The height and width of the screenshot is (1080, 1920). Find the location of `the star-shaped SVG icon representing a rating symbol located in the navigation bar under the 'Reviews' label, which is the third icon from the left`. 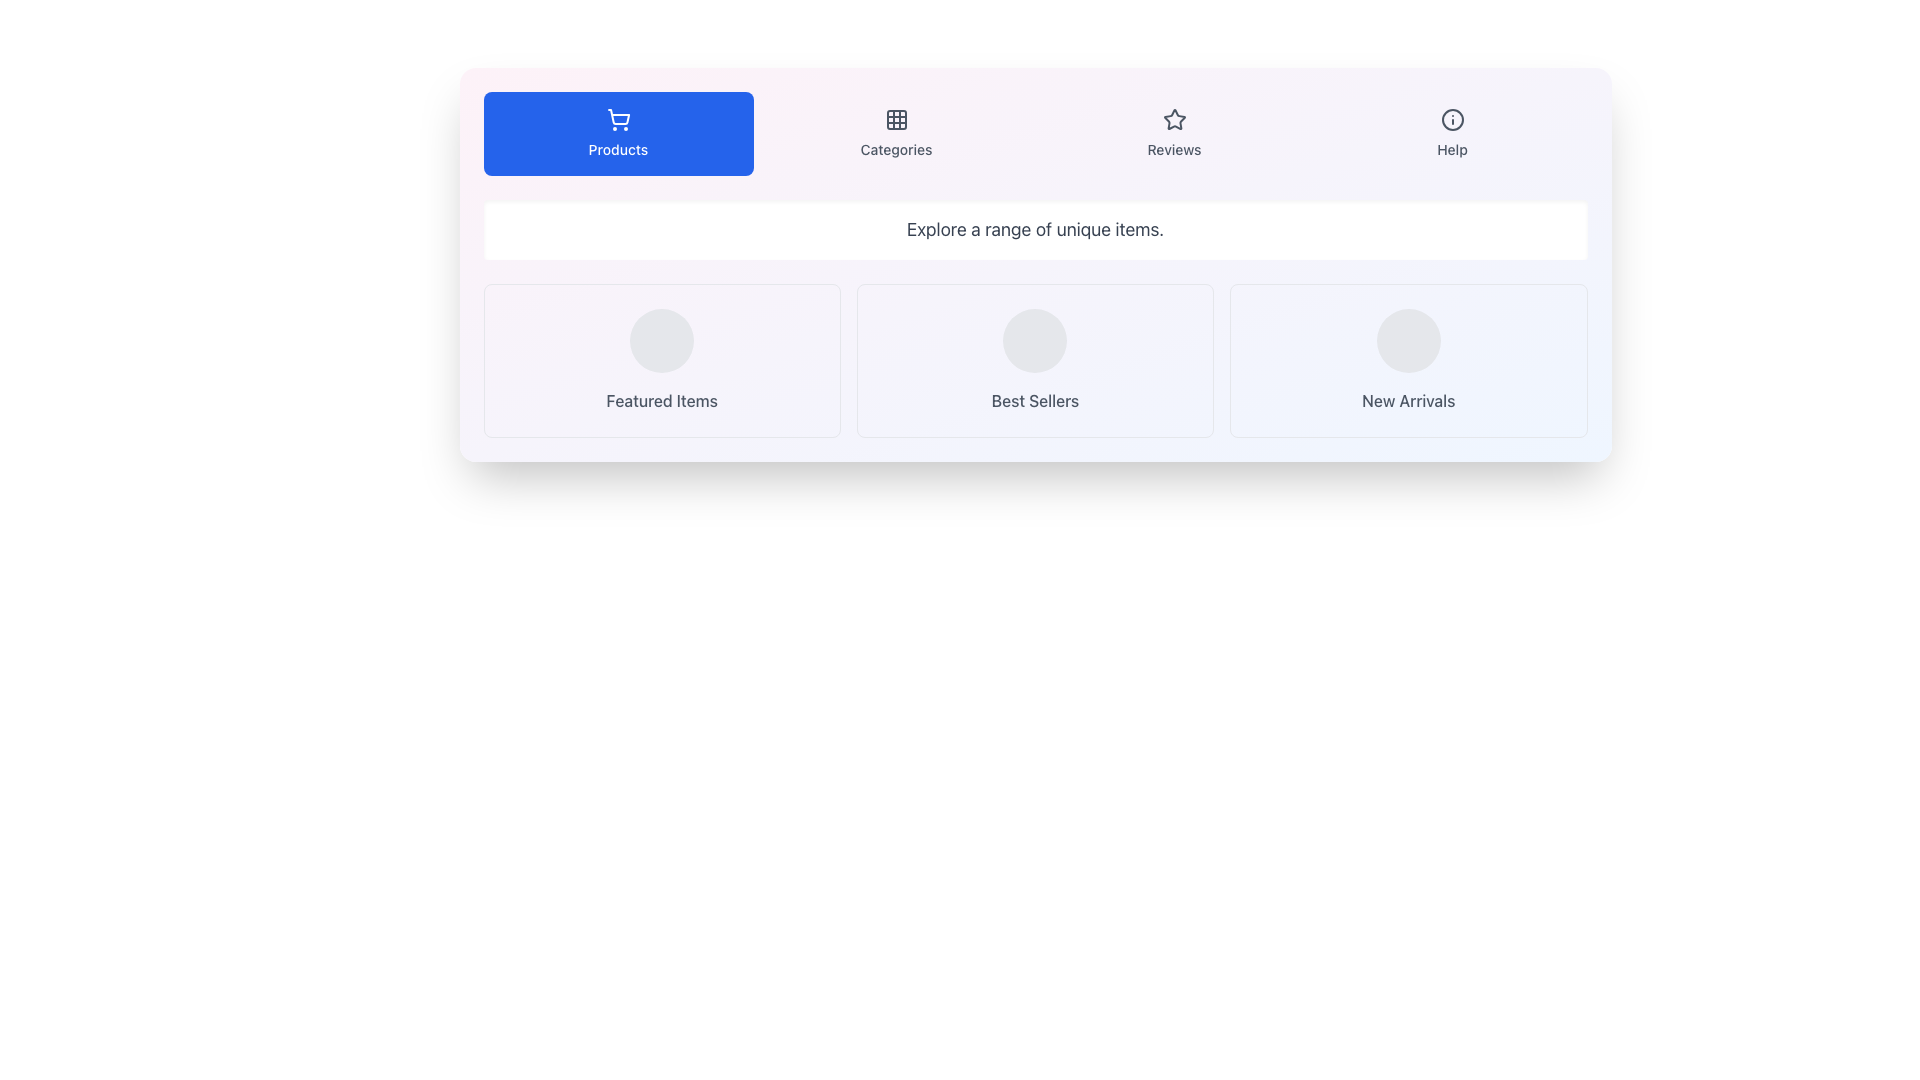

the star-shaped SVG icon representing a rating symbol located in the navigation bar under the 'Reviews' label, which is the third icon from the left is located at coordinates (1174, 119).